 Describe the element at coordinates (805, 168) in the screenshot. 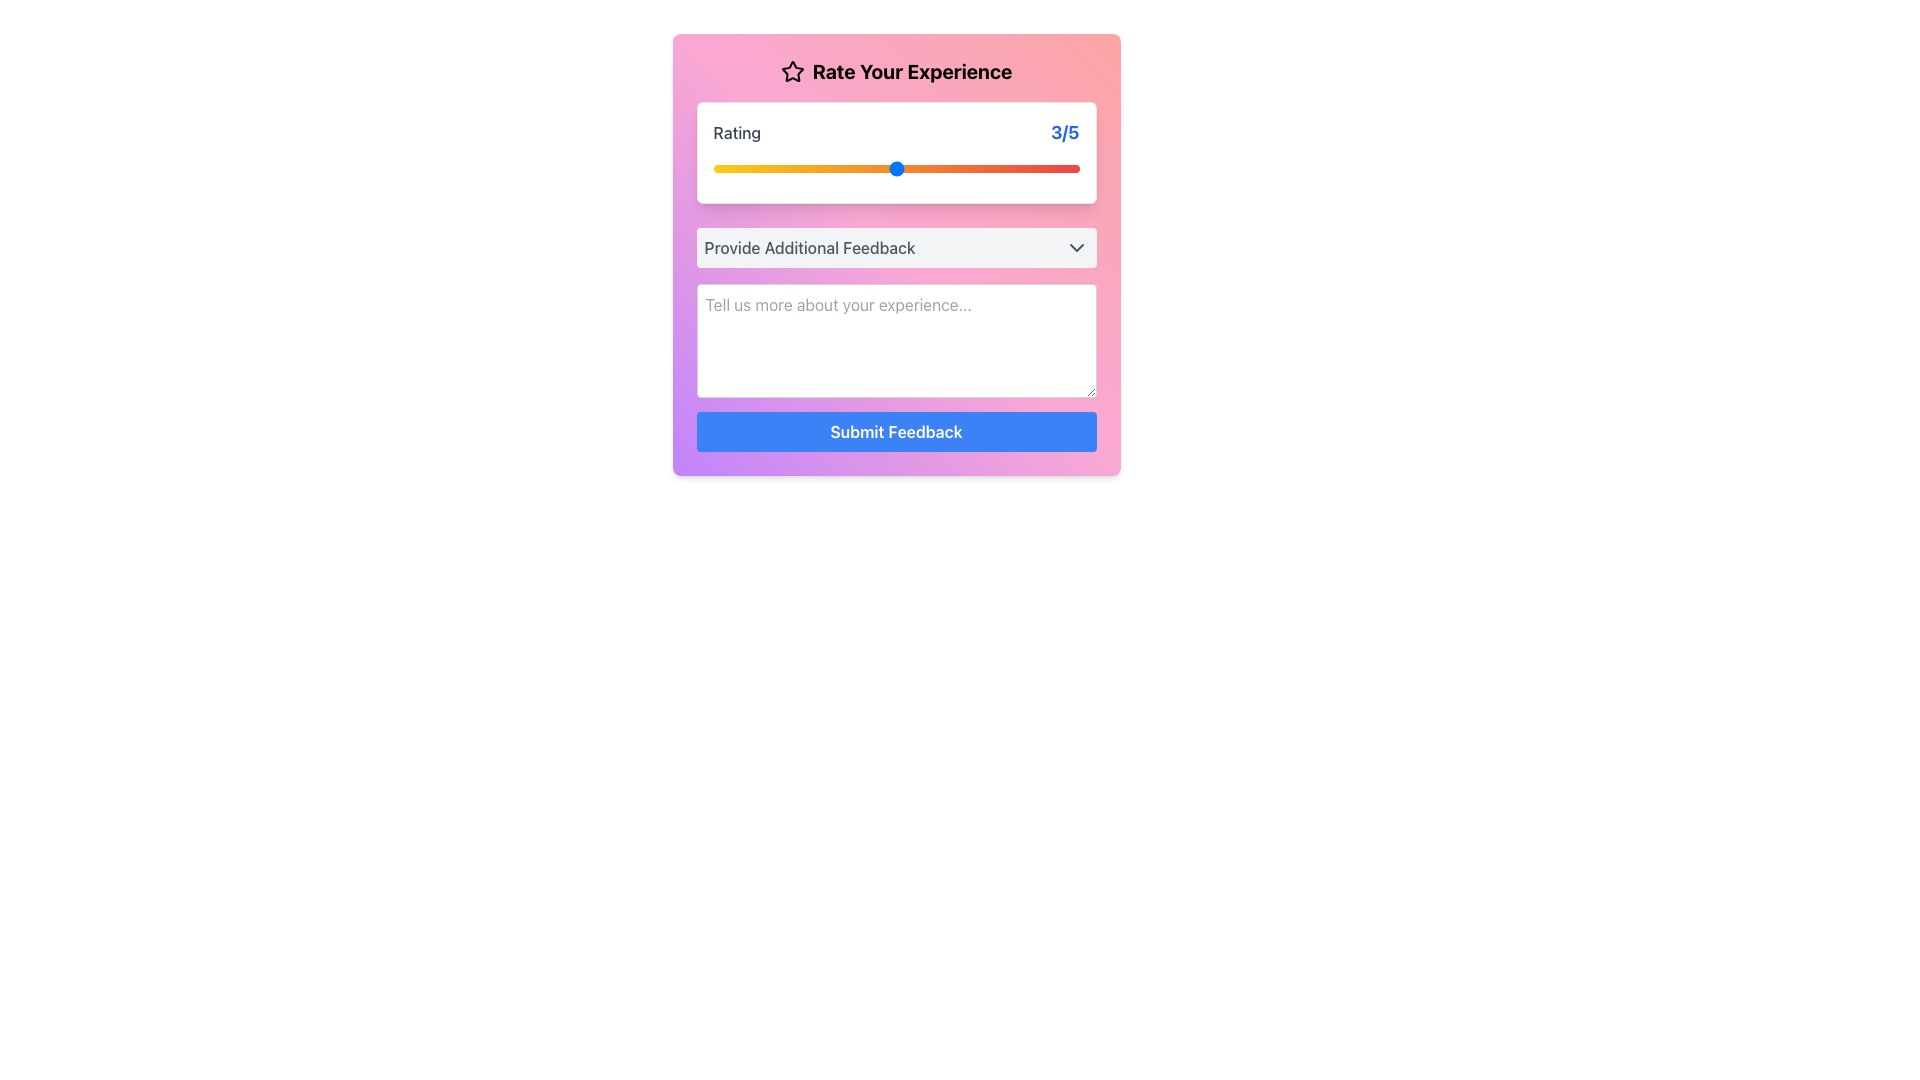

I see `the rating` at that location.